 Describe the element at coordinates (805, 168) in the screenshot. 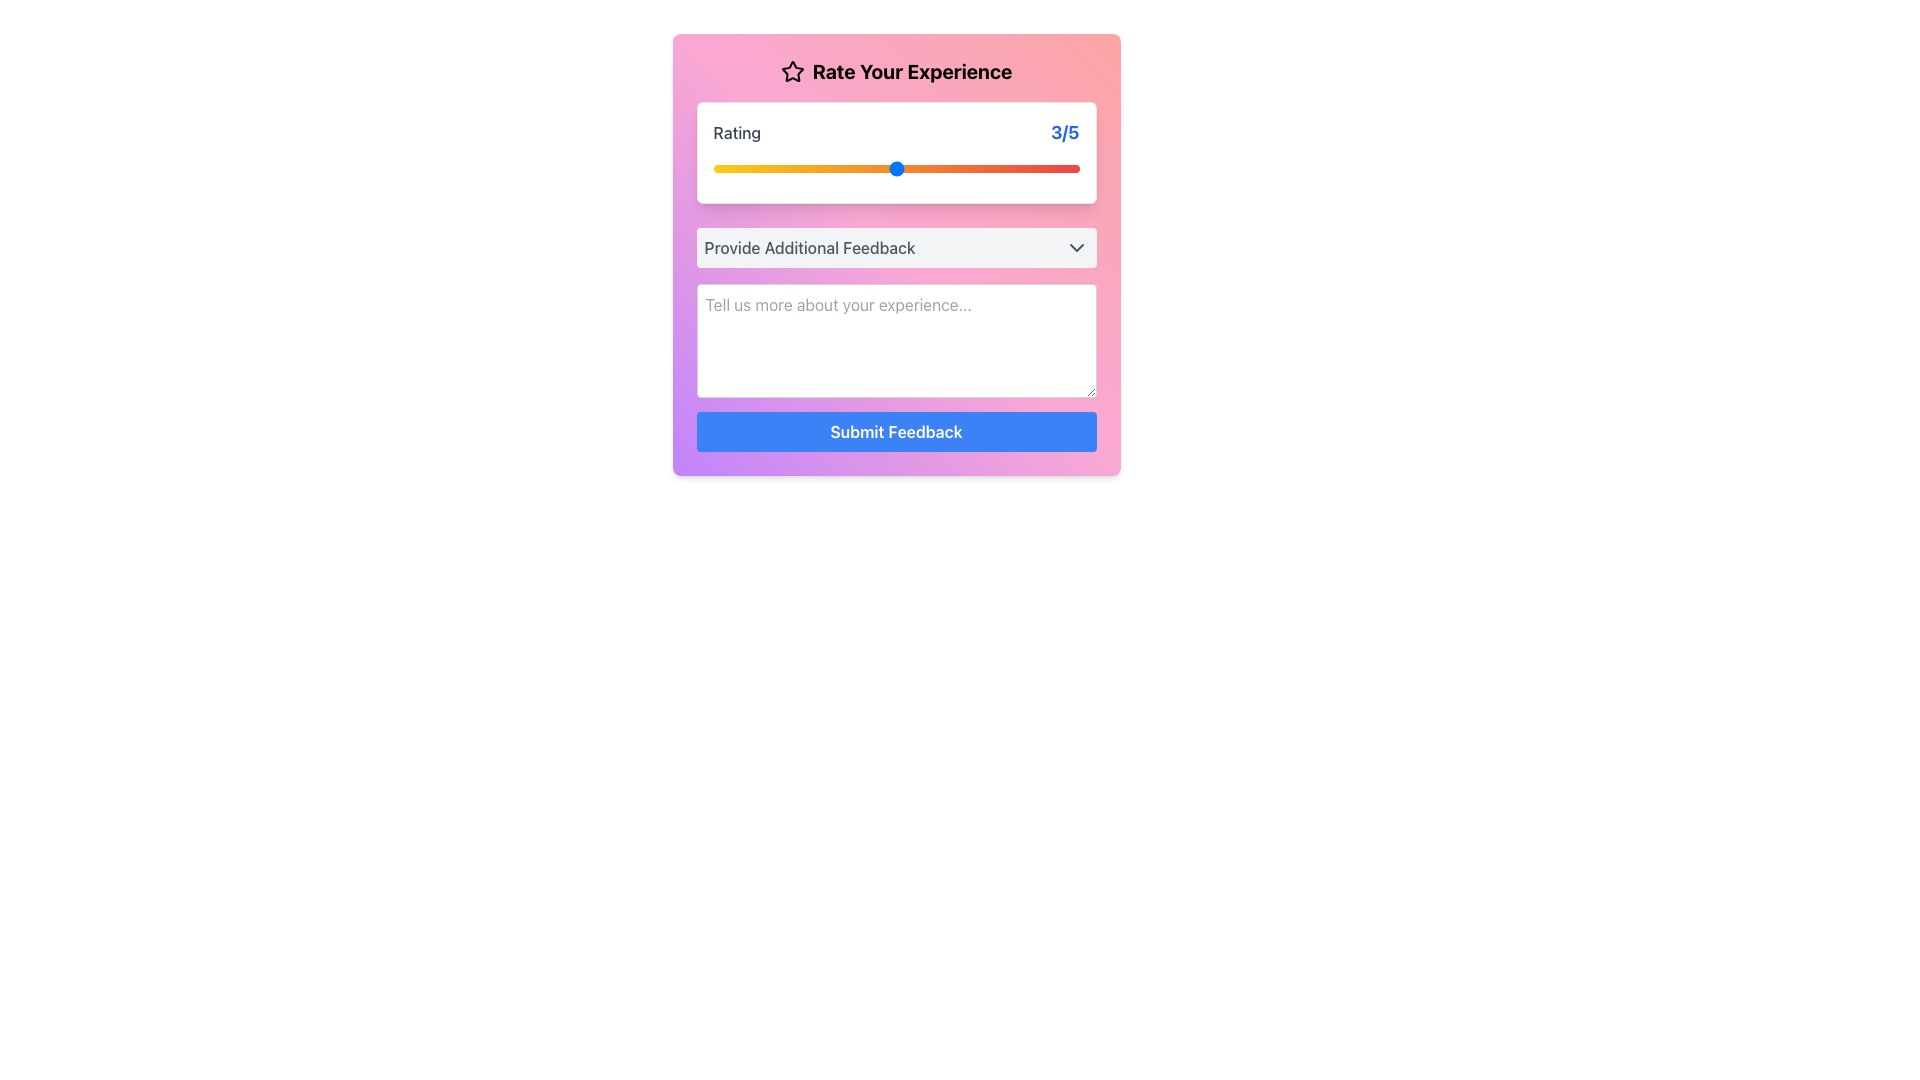

I see `the rating` at that location.